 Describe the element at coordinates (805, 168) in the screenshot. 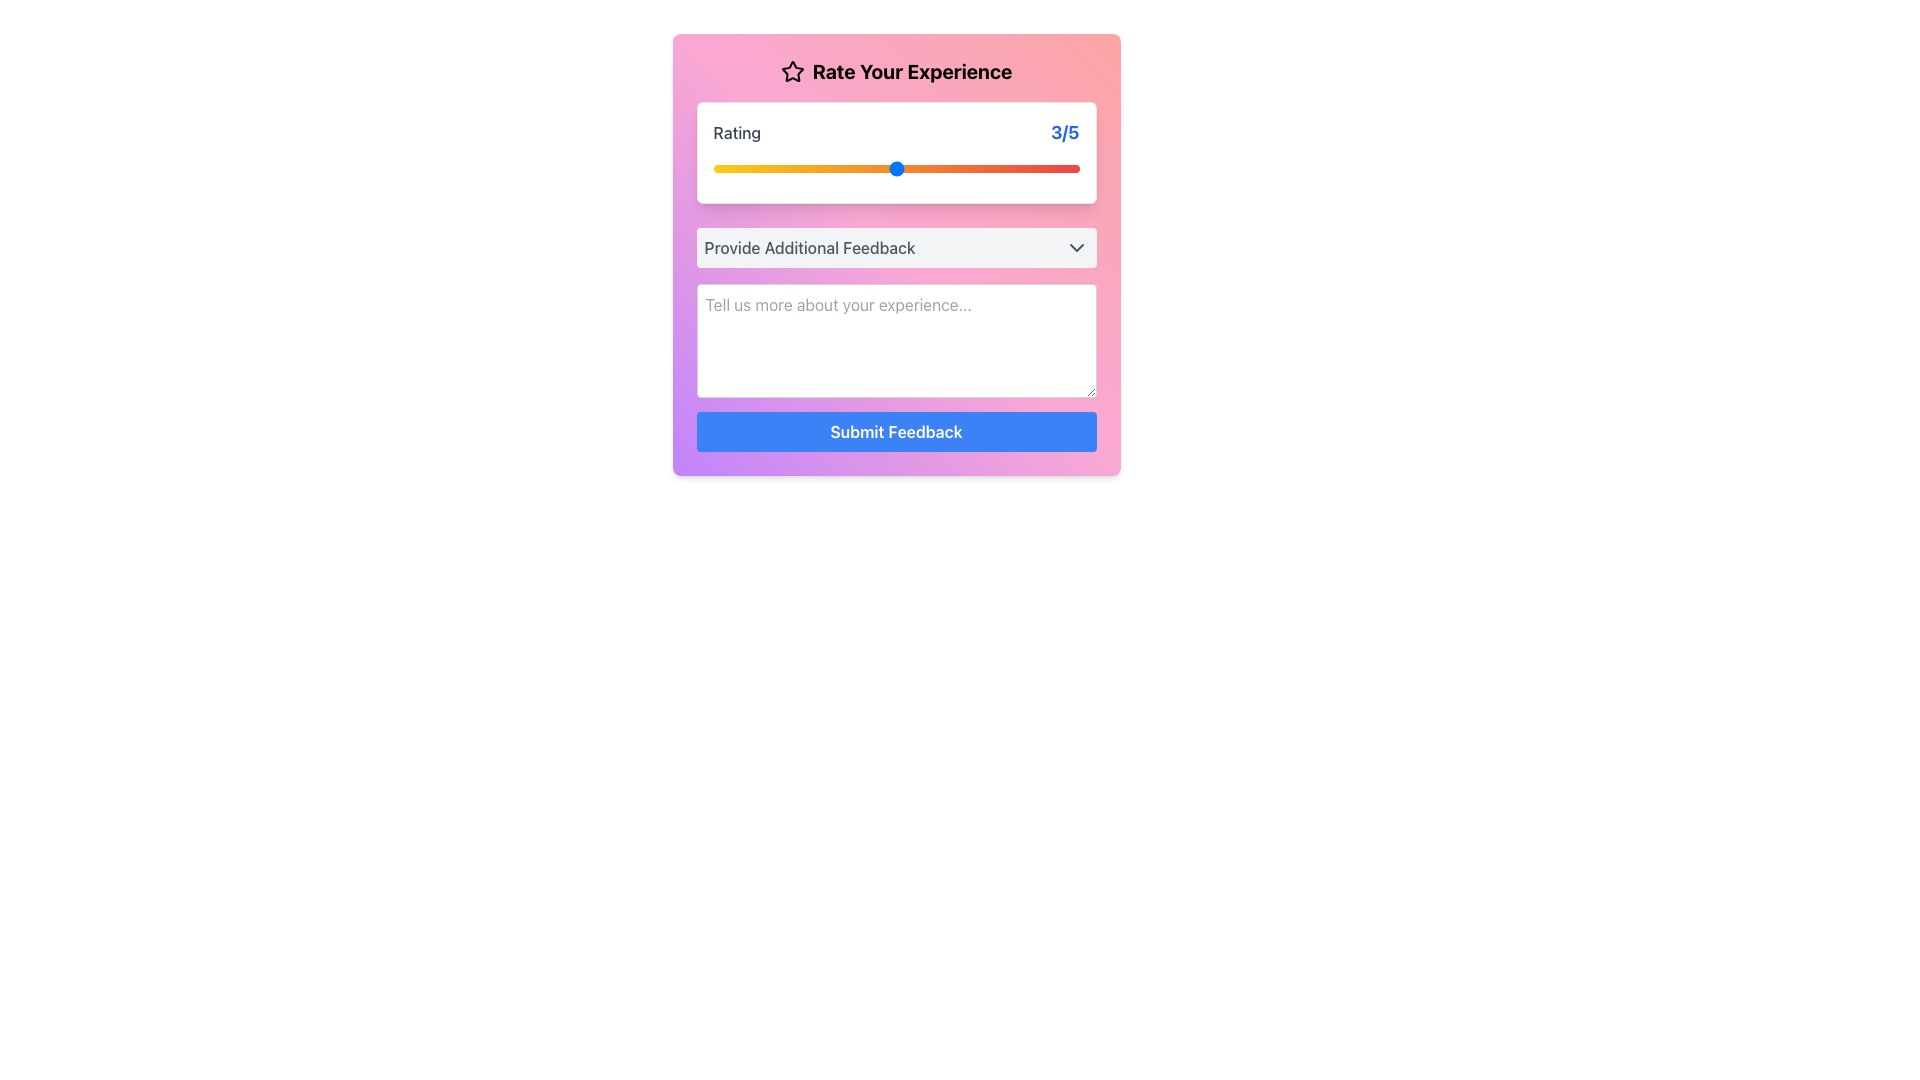

I see `the rating` at that location.